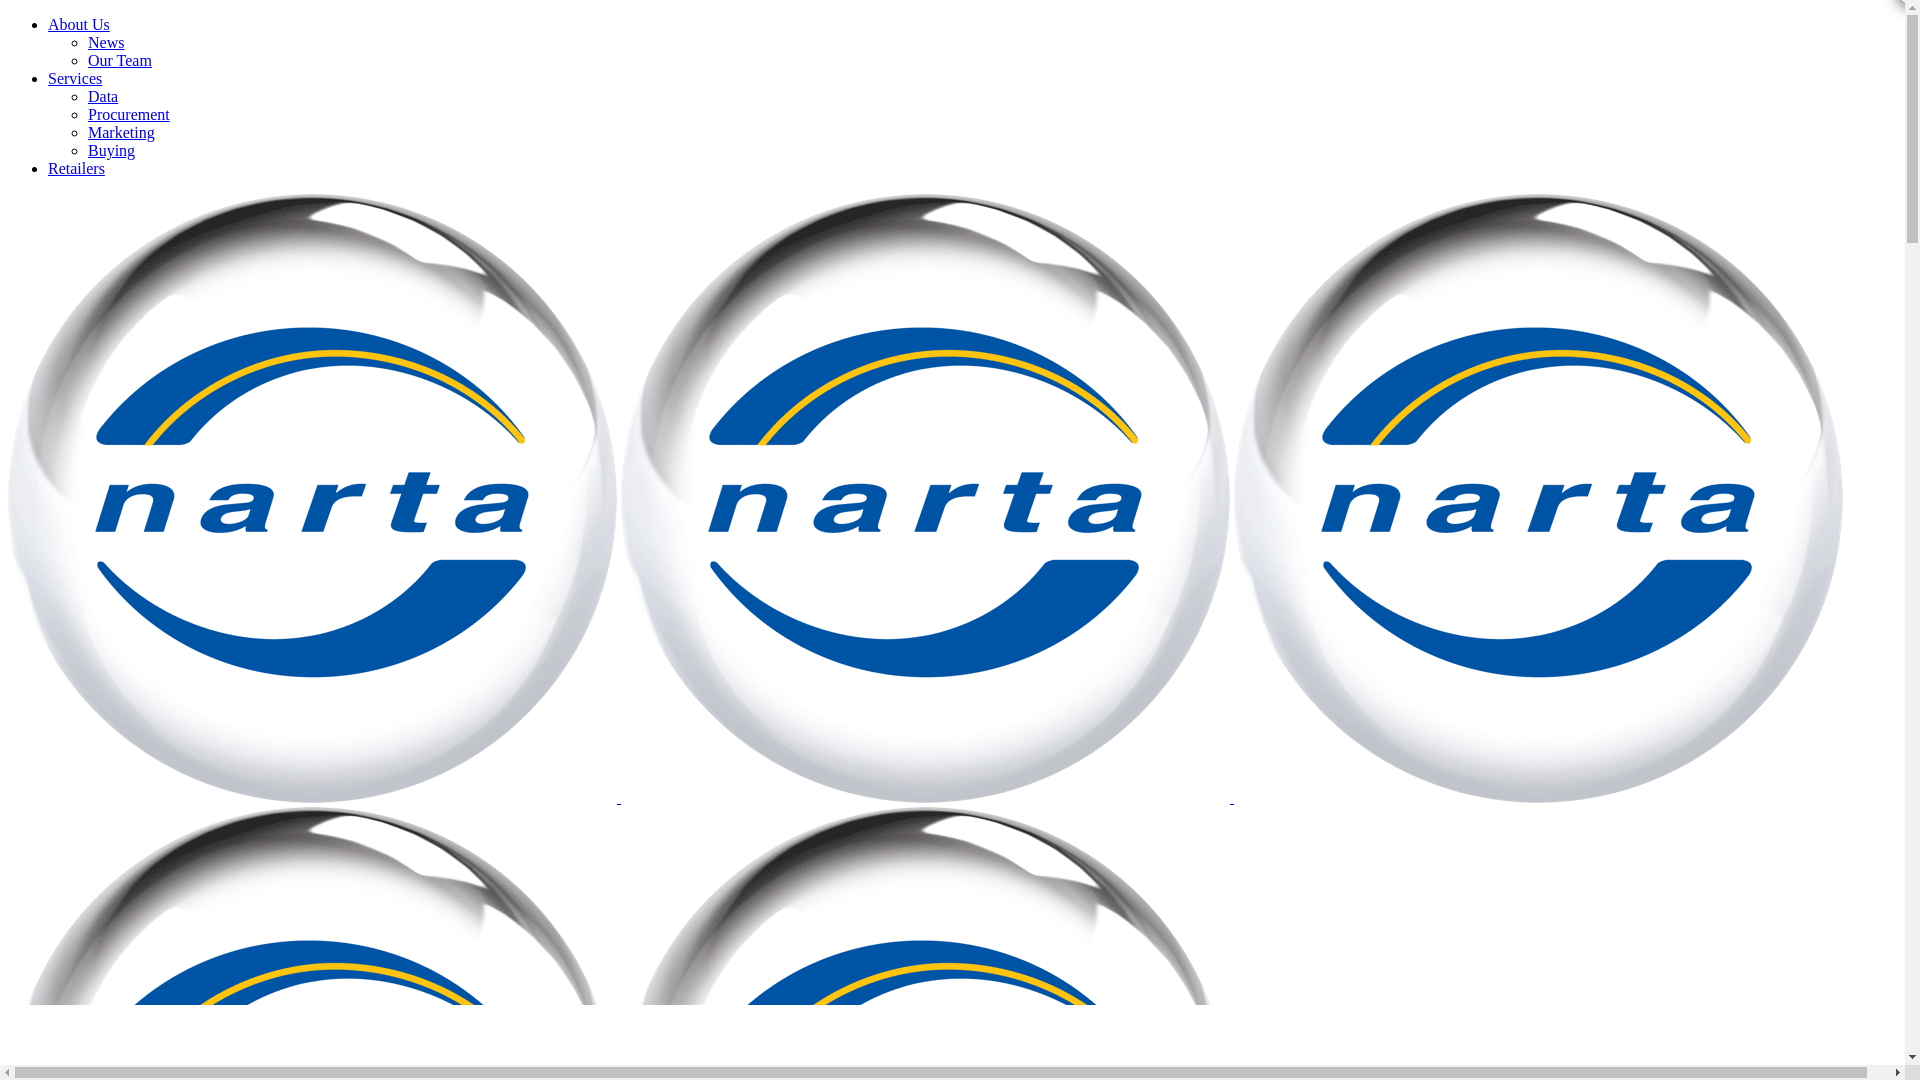 This screenshot has height=1080, width=1920. What do you see at coordinates (110, 149) in the screenshot?
I see `'Buying'` at bounding box center [110, 149].